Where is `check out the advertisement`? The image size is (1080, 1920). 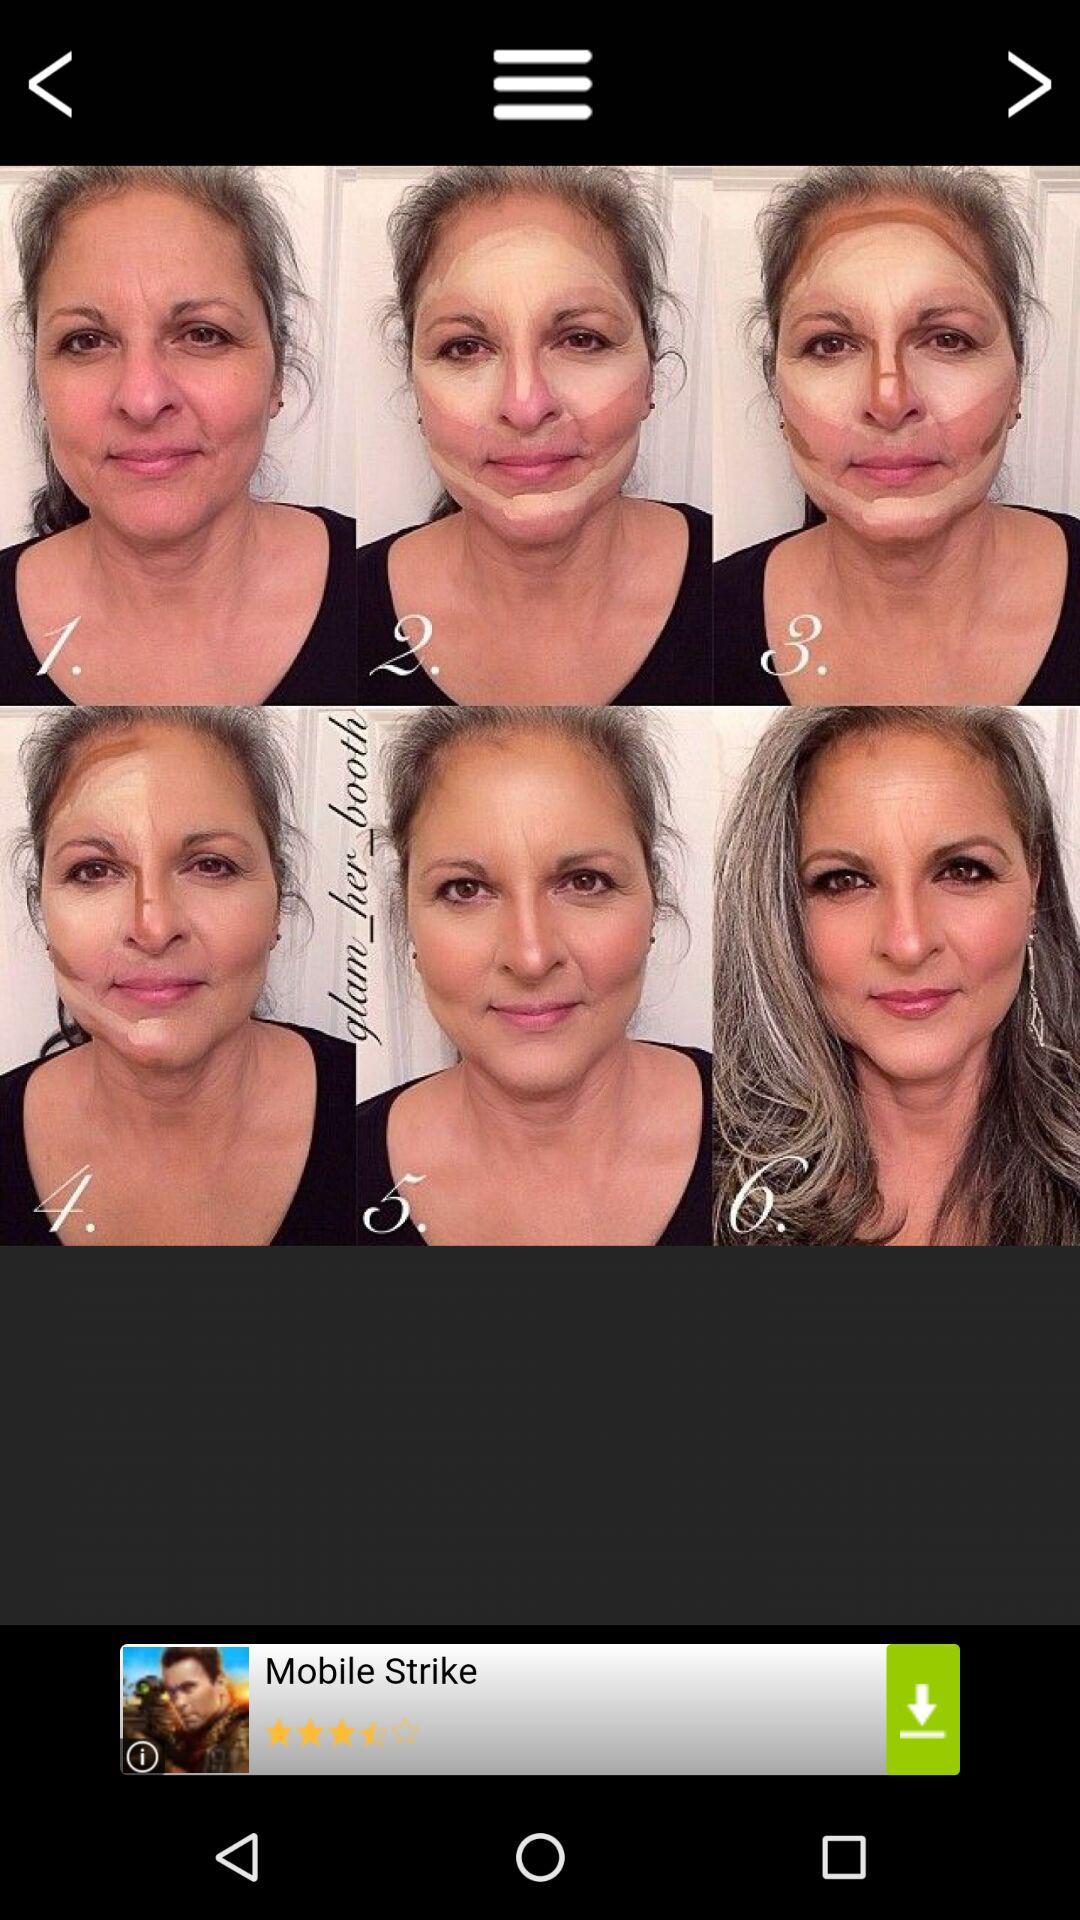
check out the advertisement is located at coordinates (540, 1708).